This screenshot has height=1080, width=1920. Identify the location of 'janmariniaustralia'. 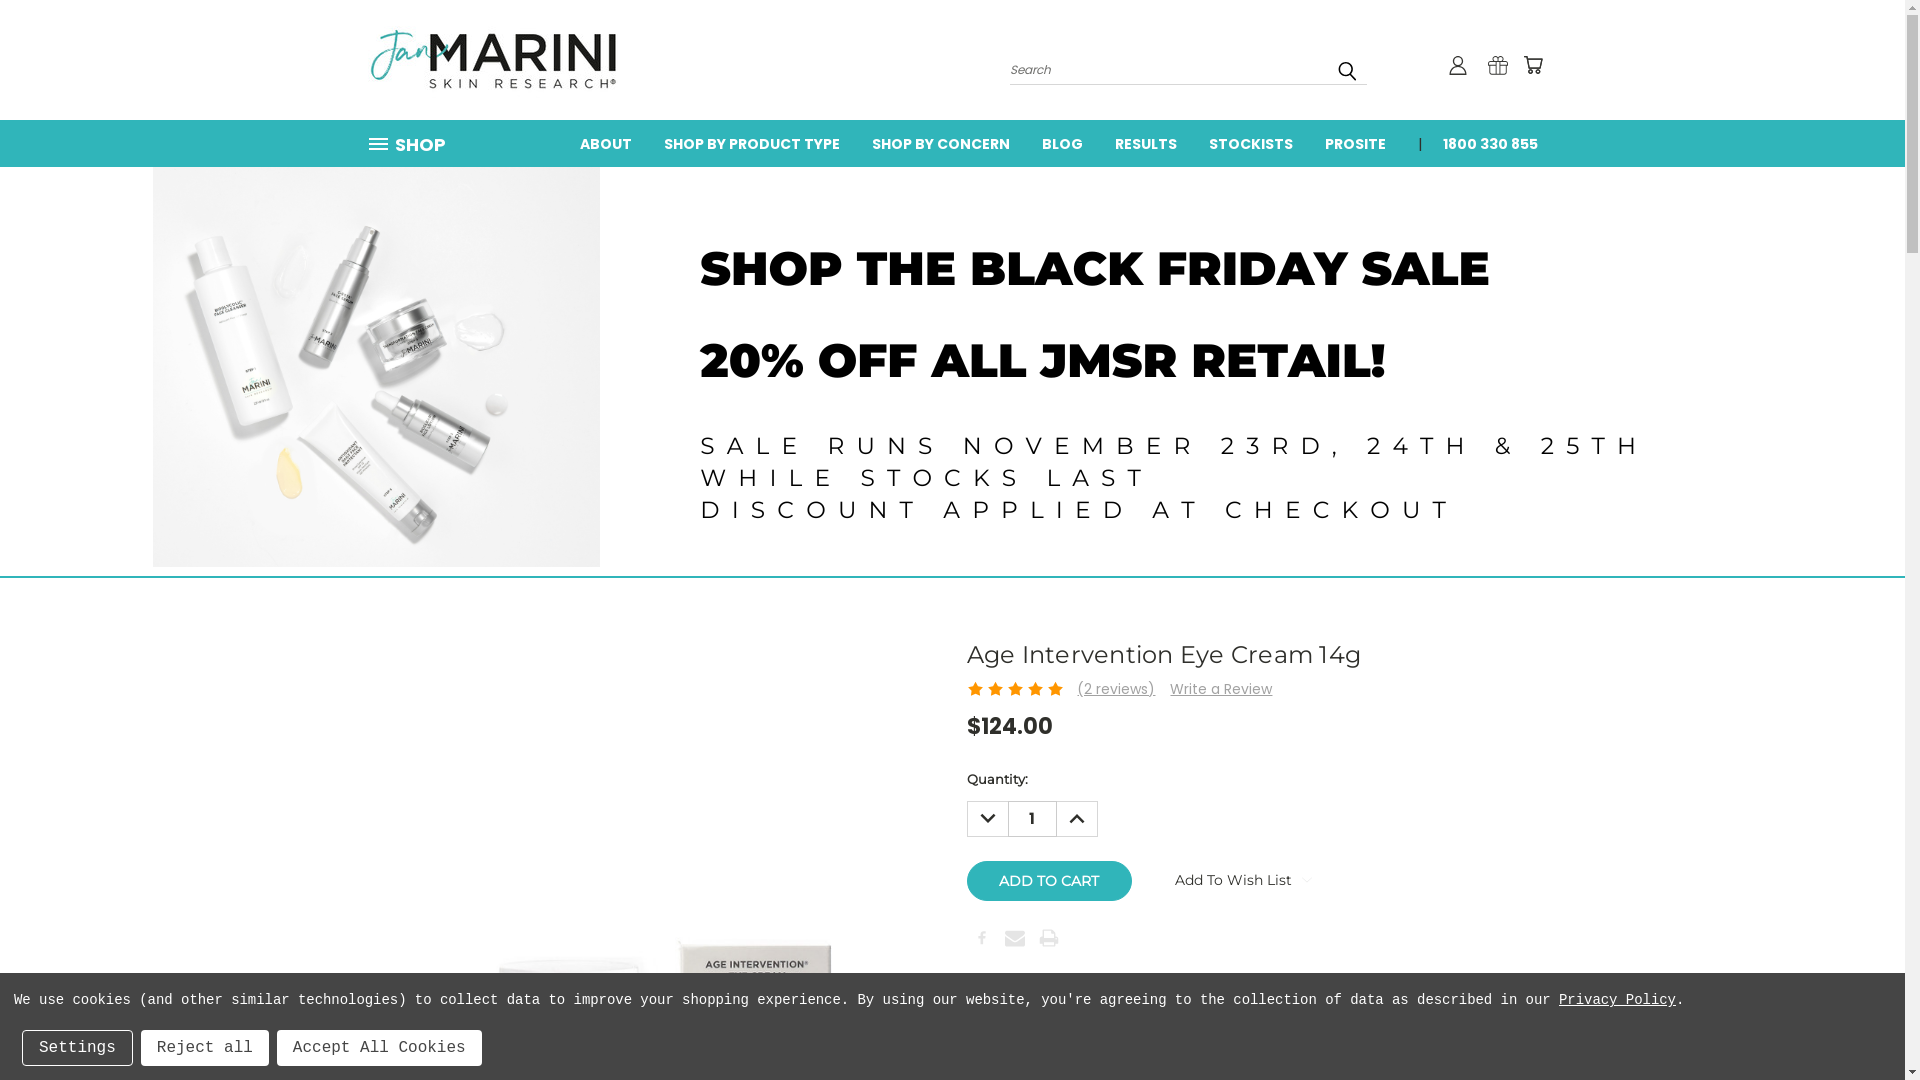
(493, 59).